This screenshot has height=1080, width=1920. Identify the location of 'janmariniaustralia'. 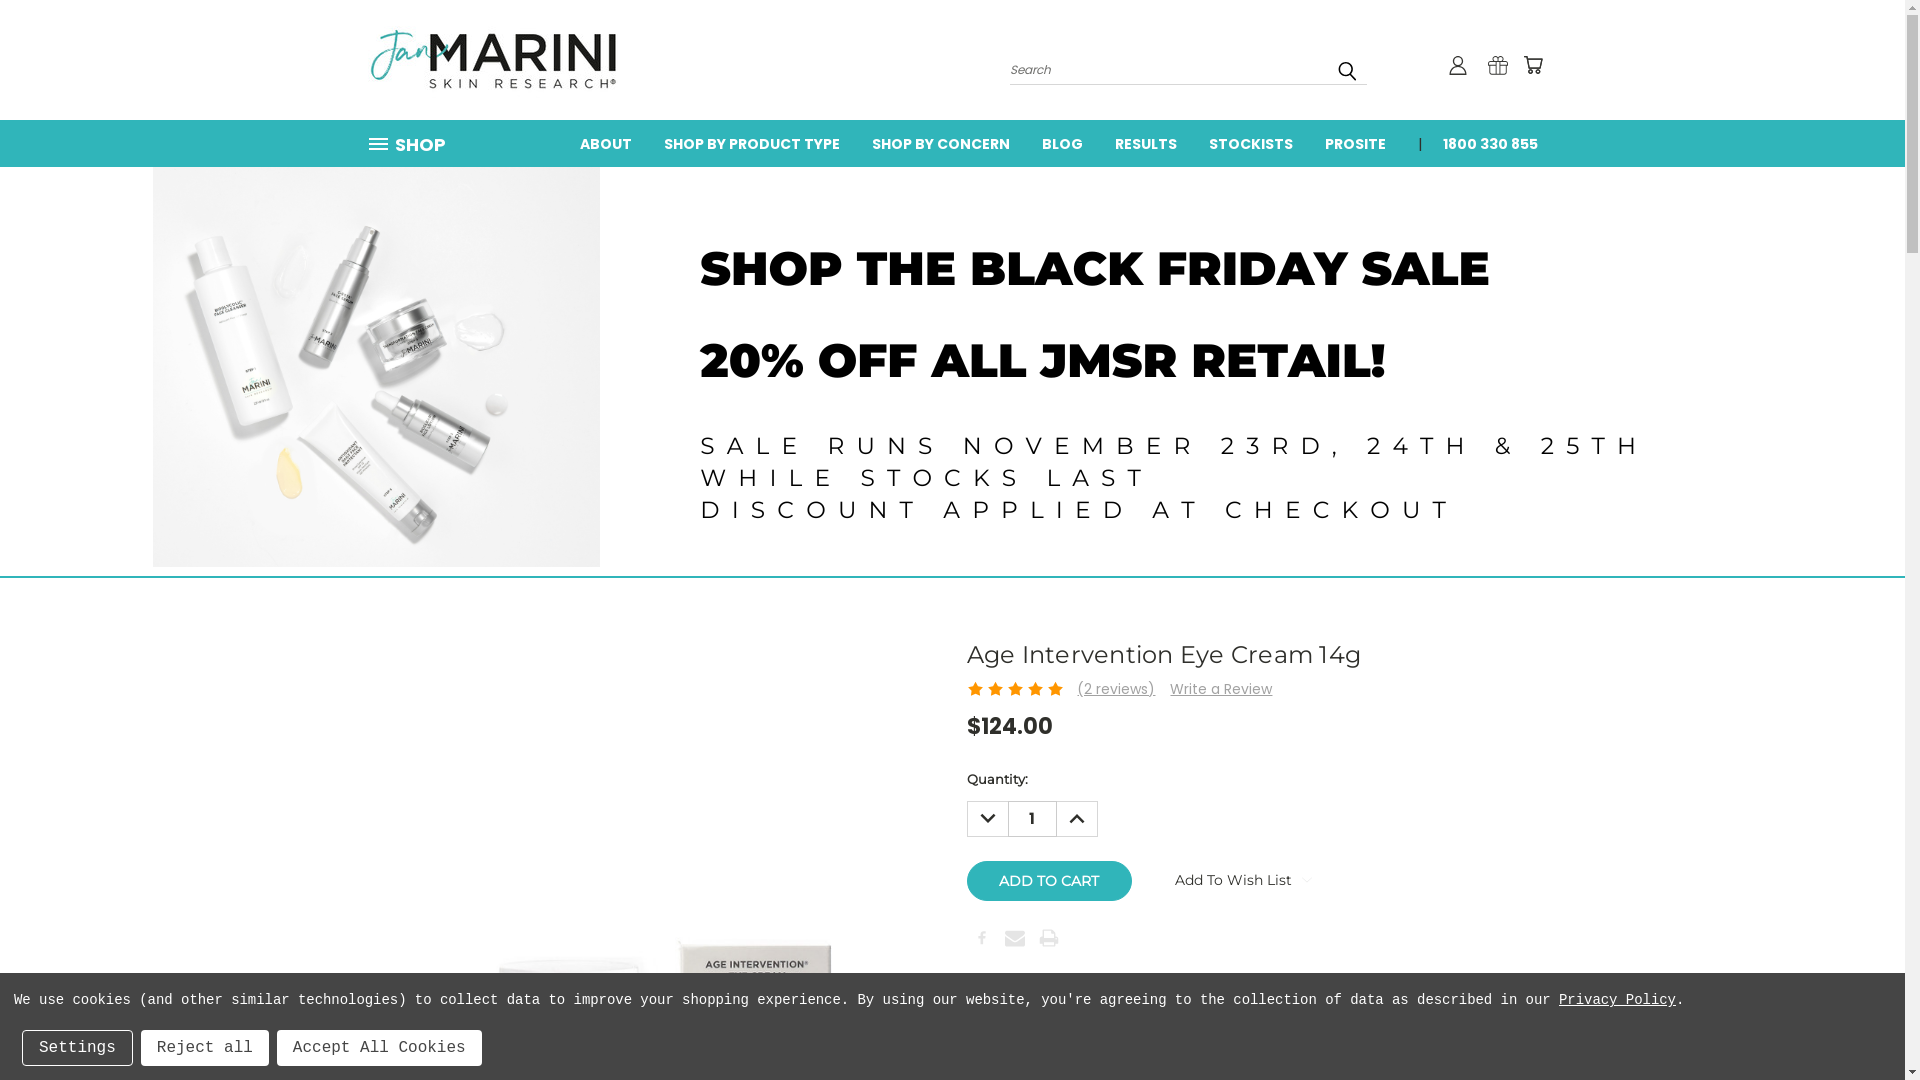
(493, 59).